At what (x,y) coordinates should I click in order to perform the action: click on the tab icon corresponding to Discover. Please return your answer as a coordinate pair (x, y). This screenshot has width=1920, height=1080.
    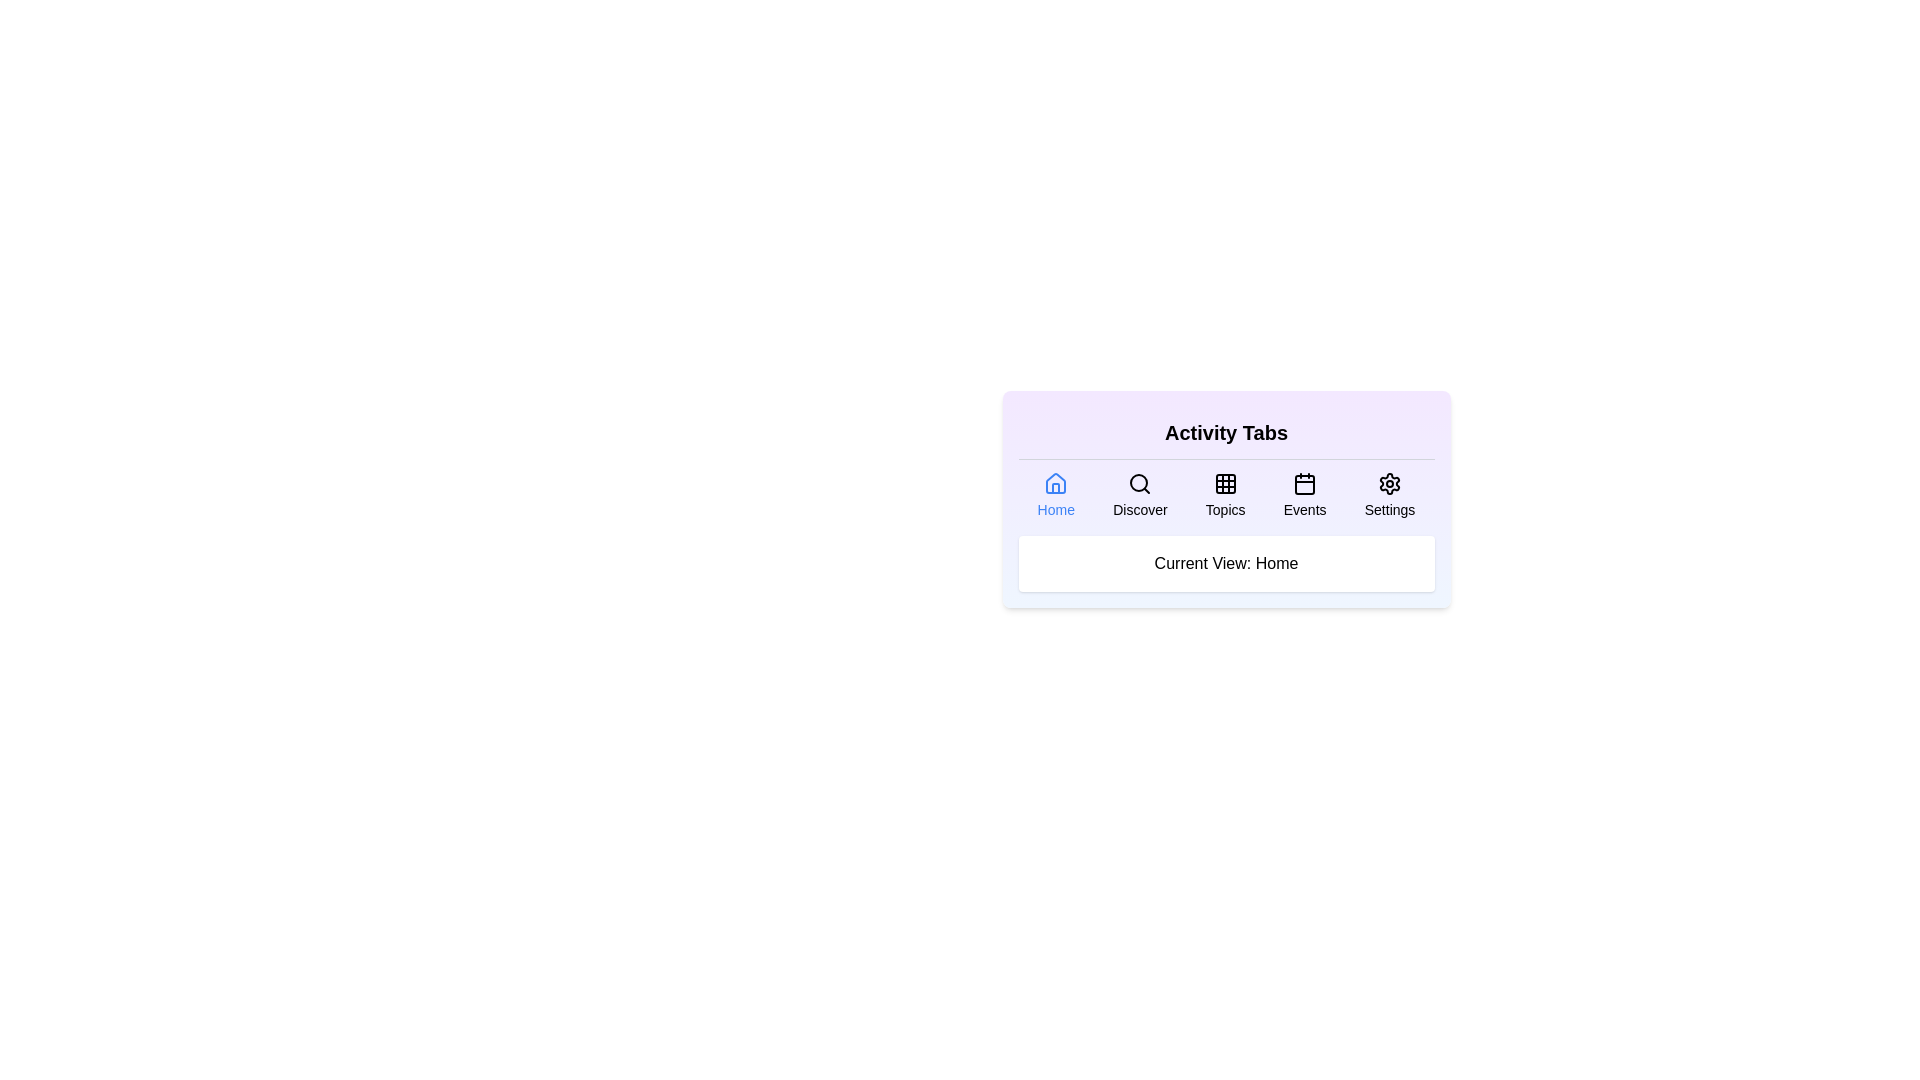
    Looking at the image, I should click on (1140, 495).